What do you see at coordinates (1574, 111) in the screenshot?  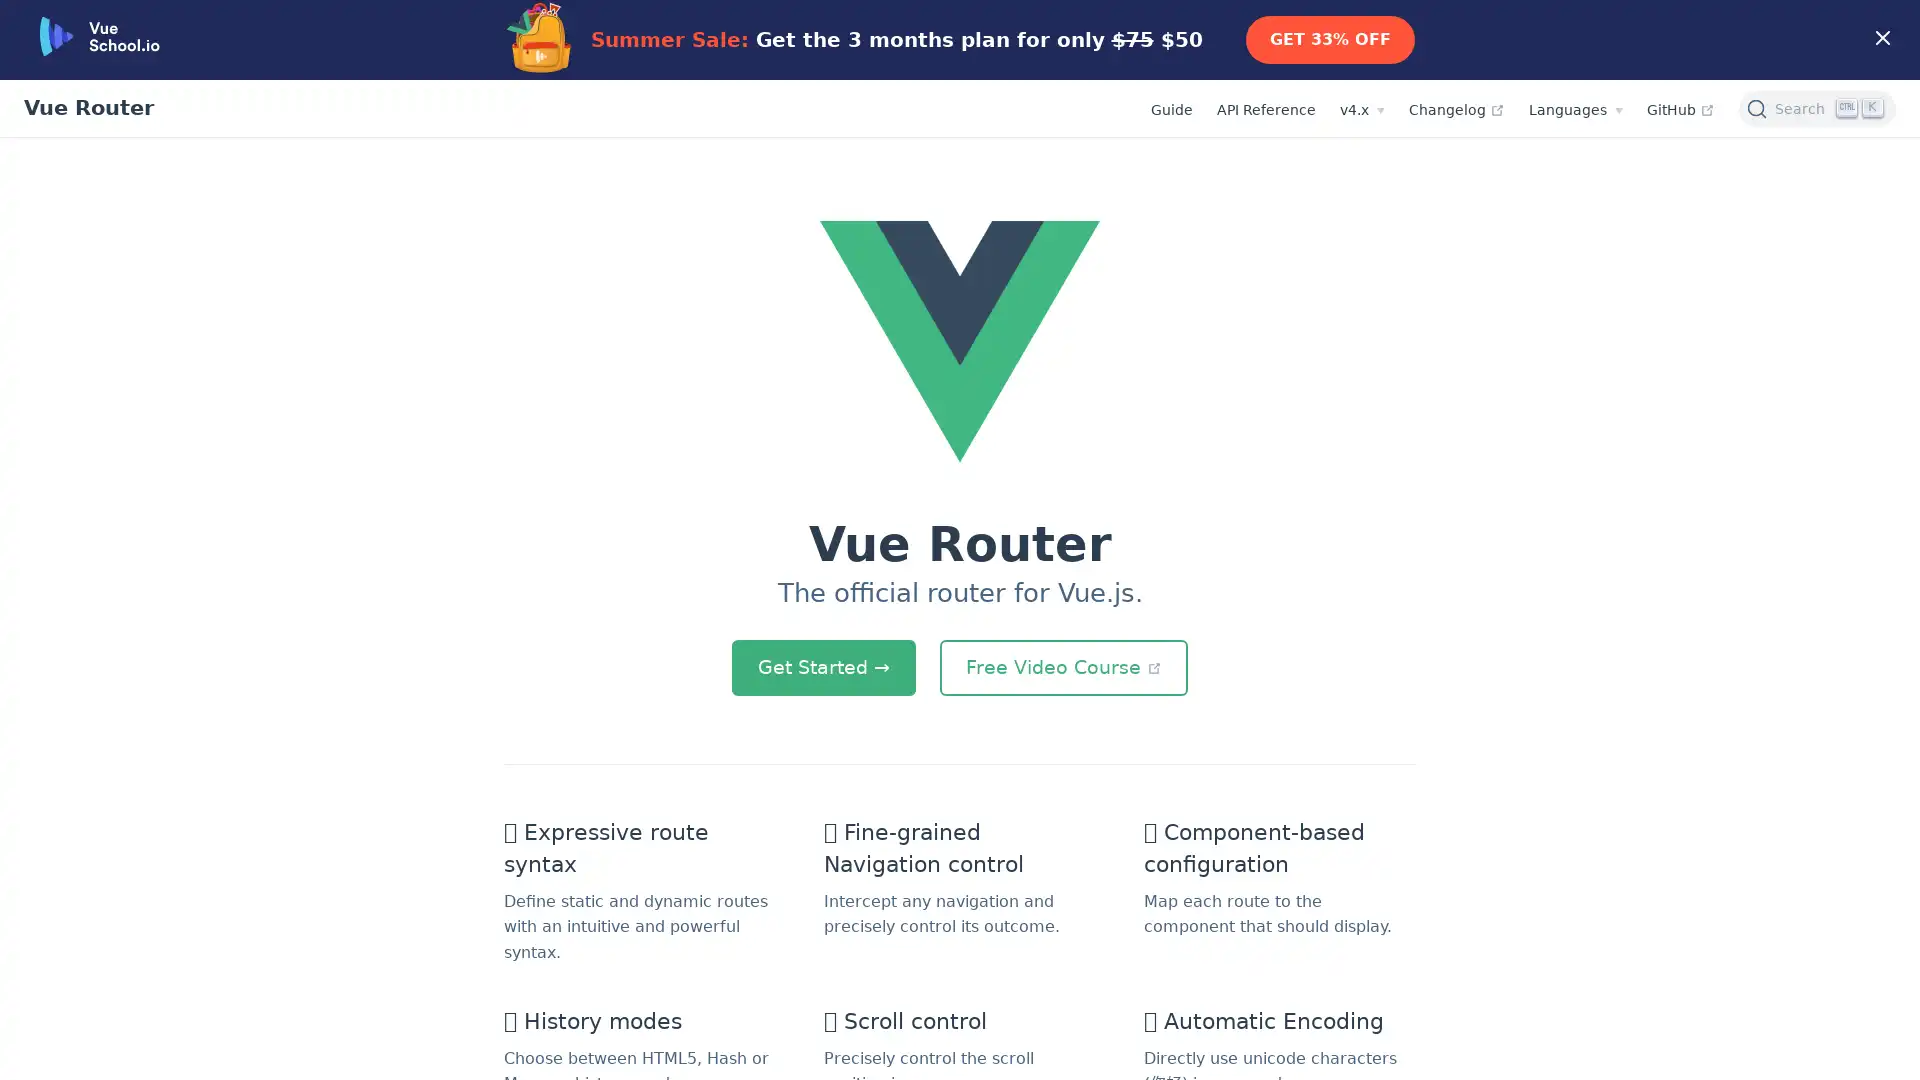 I see `Languages` at bounding box center [1574, 111].